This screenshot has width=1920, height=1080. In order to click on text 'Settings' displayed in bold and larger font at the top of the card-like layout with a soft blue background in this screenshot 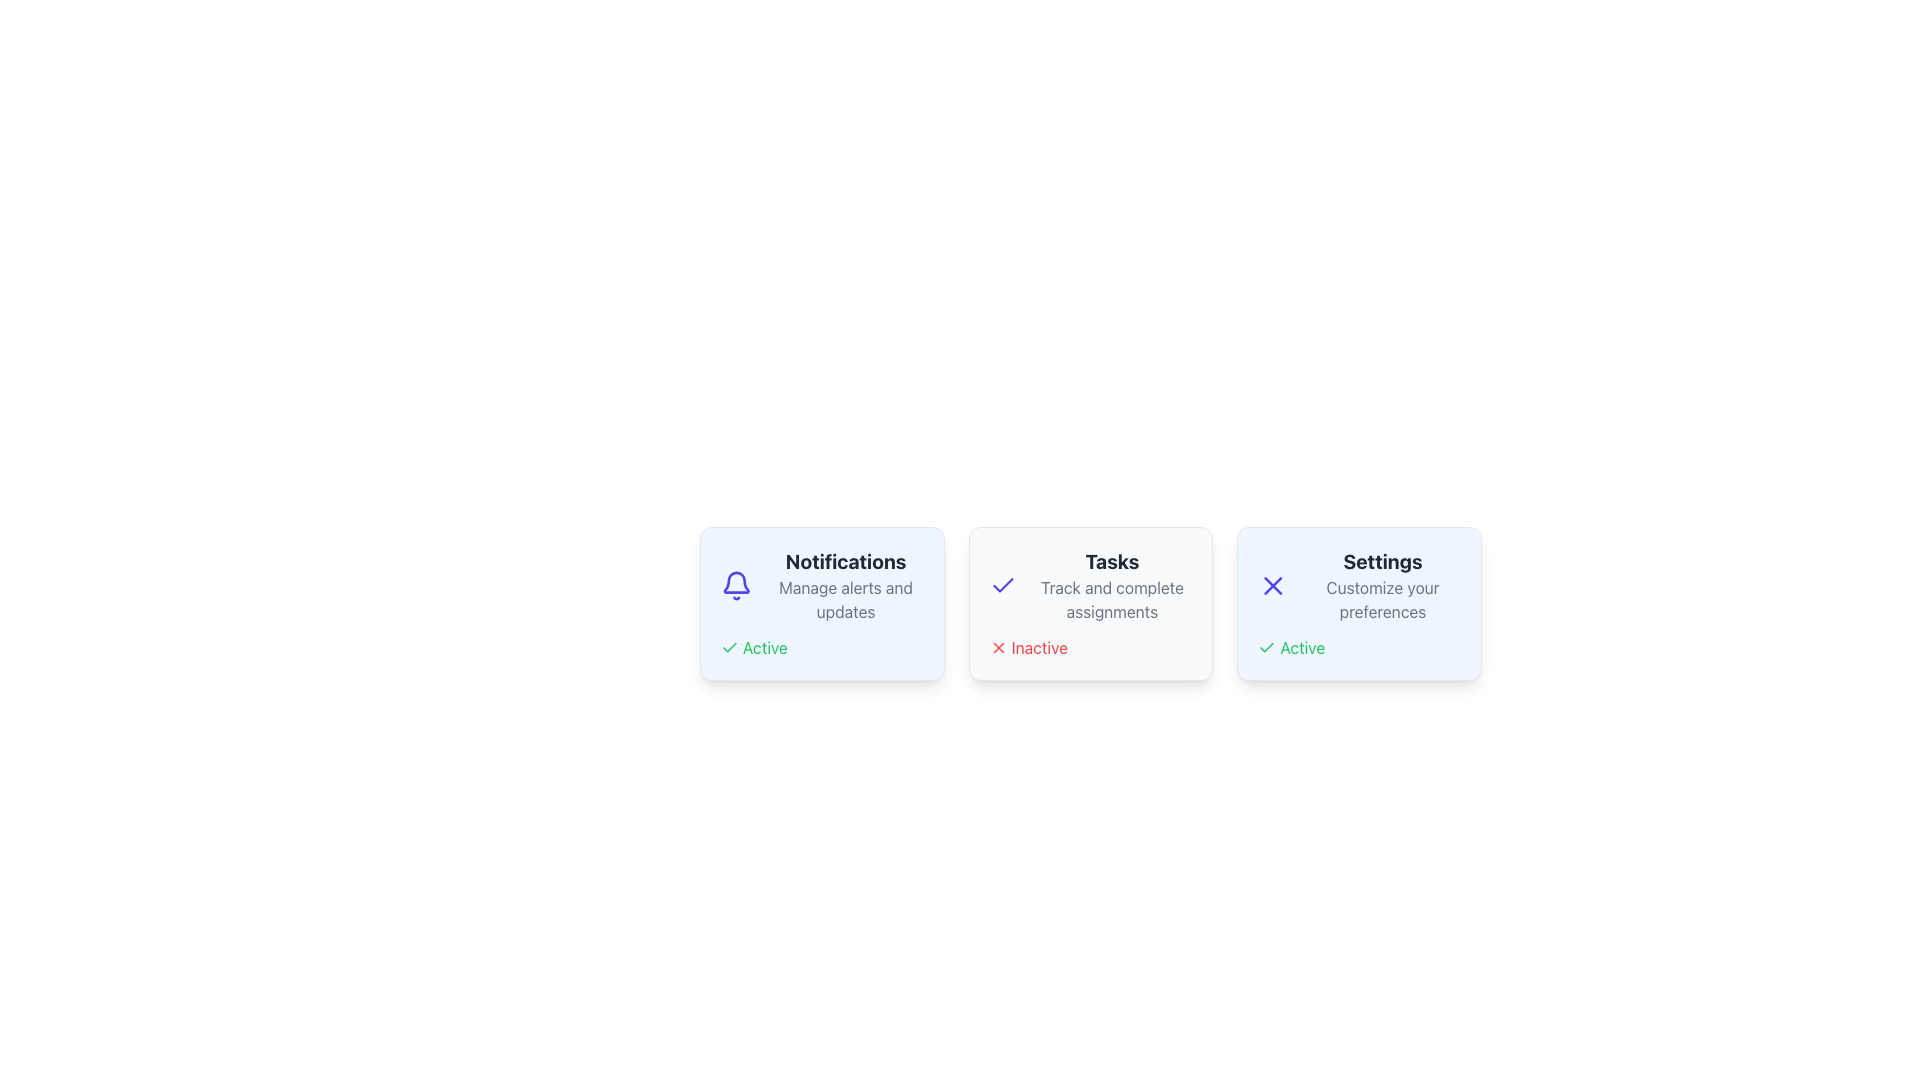, I will do `click(1381, 562)`.